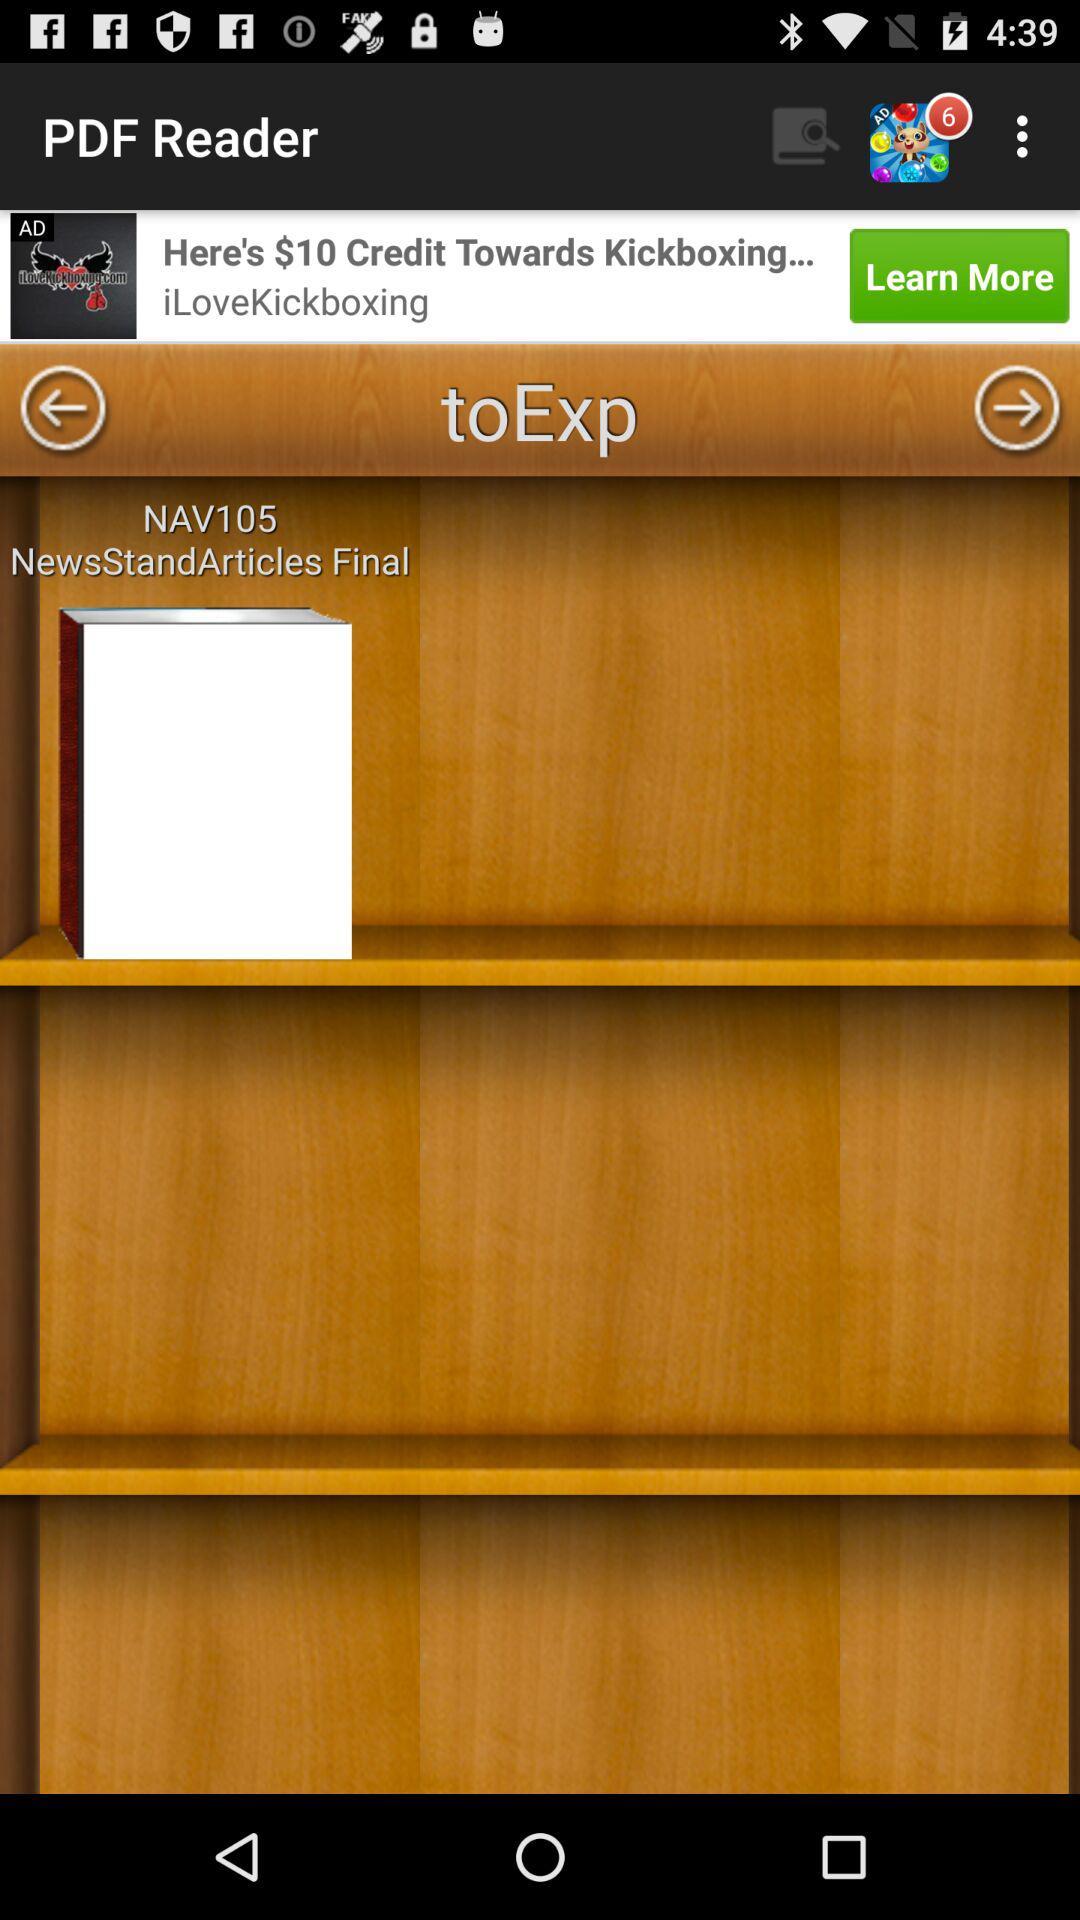 The width and height of the screenshot is (1080, 1920). I want to click on next button, so click(1017, 409).